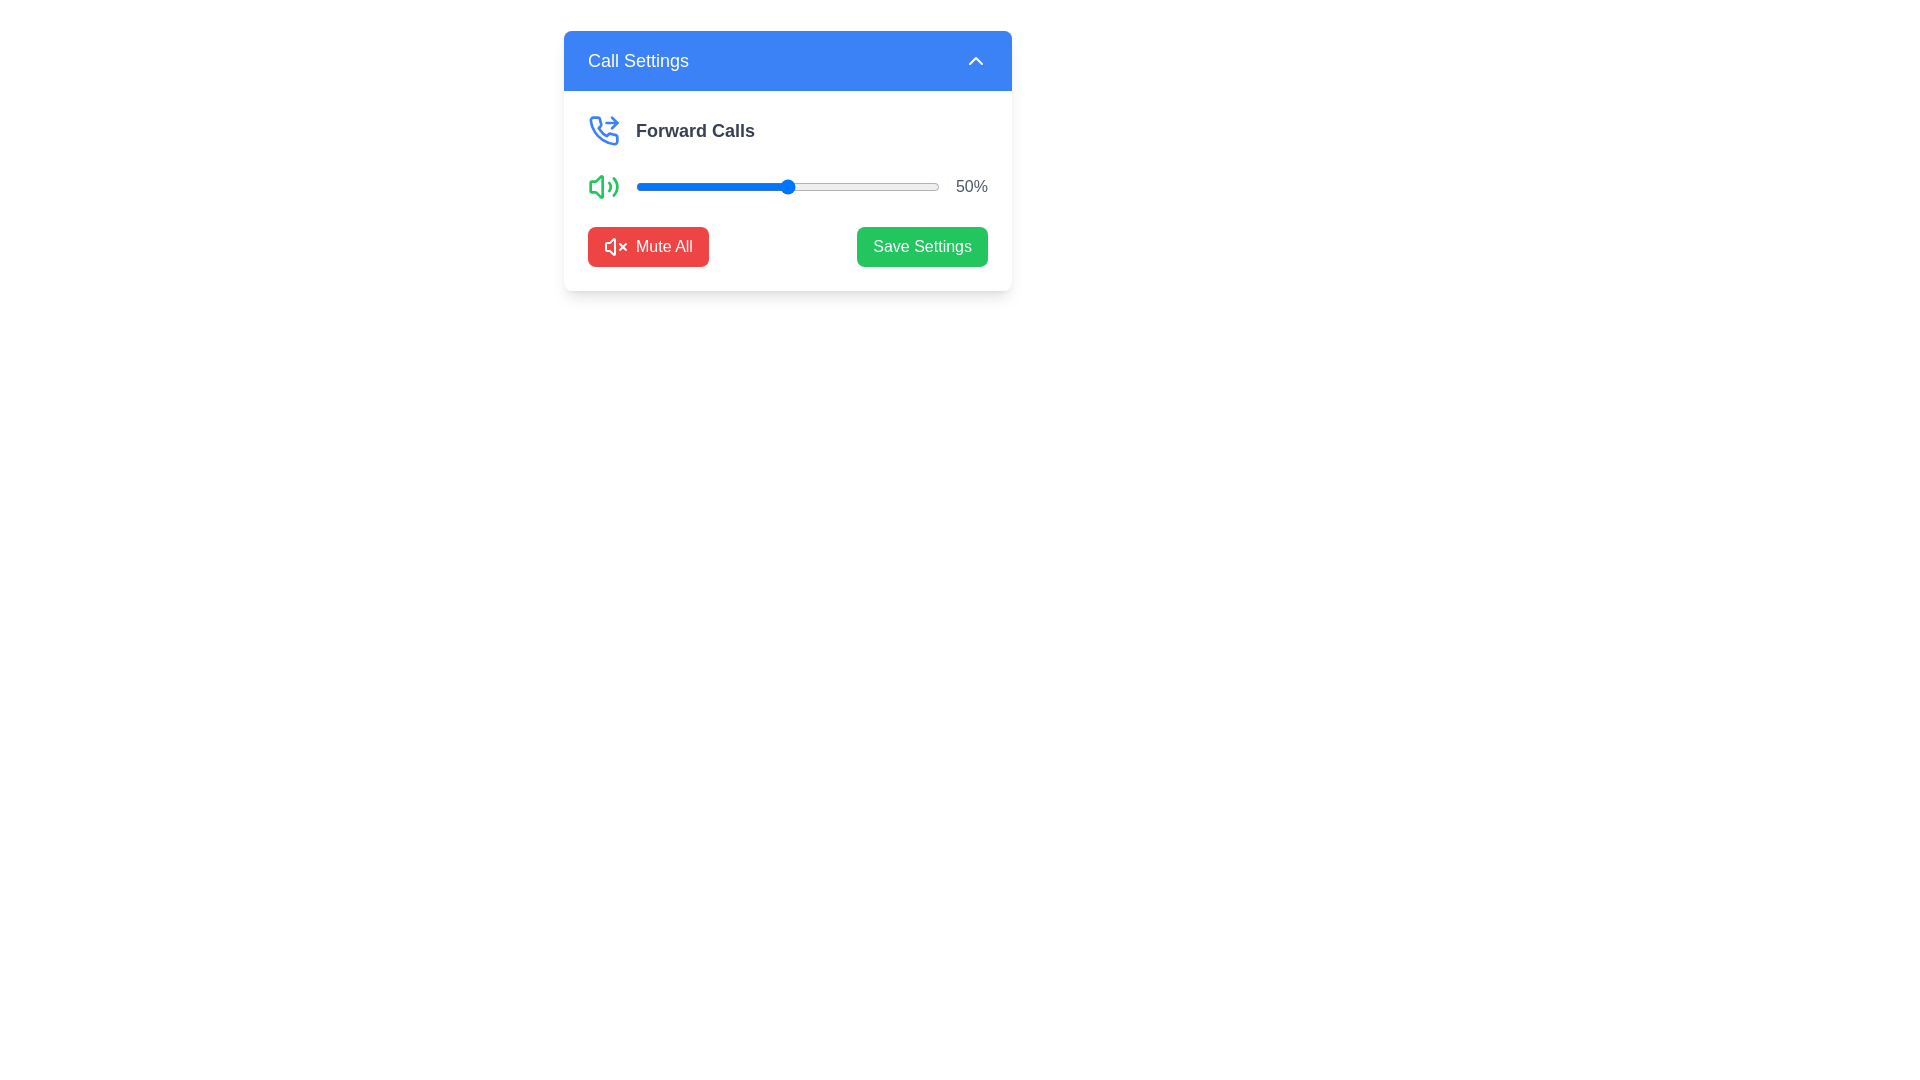 This screenshot has height=1080, width=1920. What do you see at coordinates (762, 186) in the screenshot?
I see `the slider` at bounding box center [762, 186].